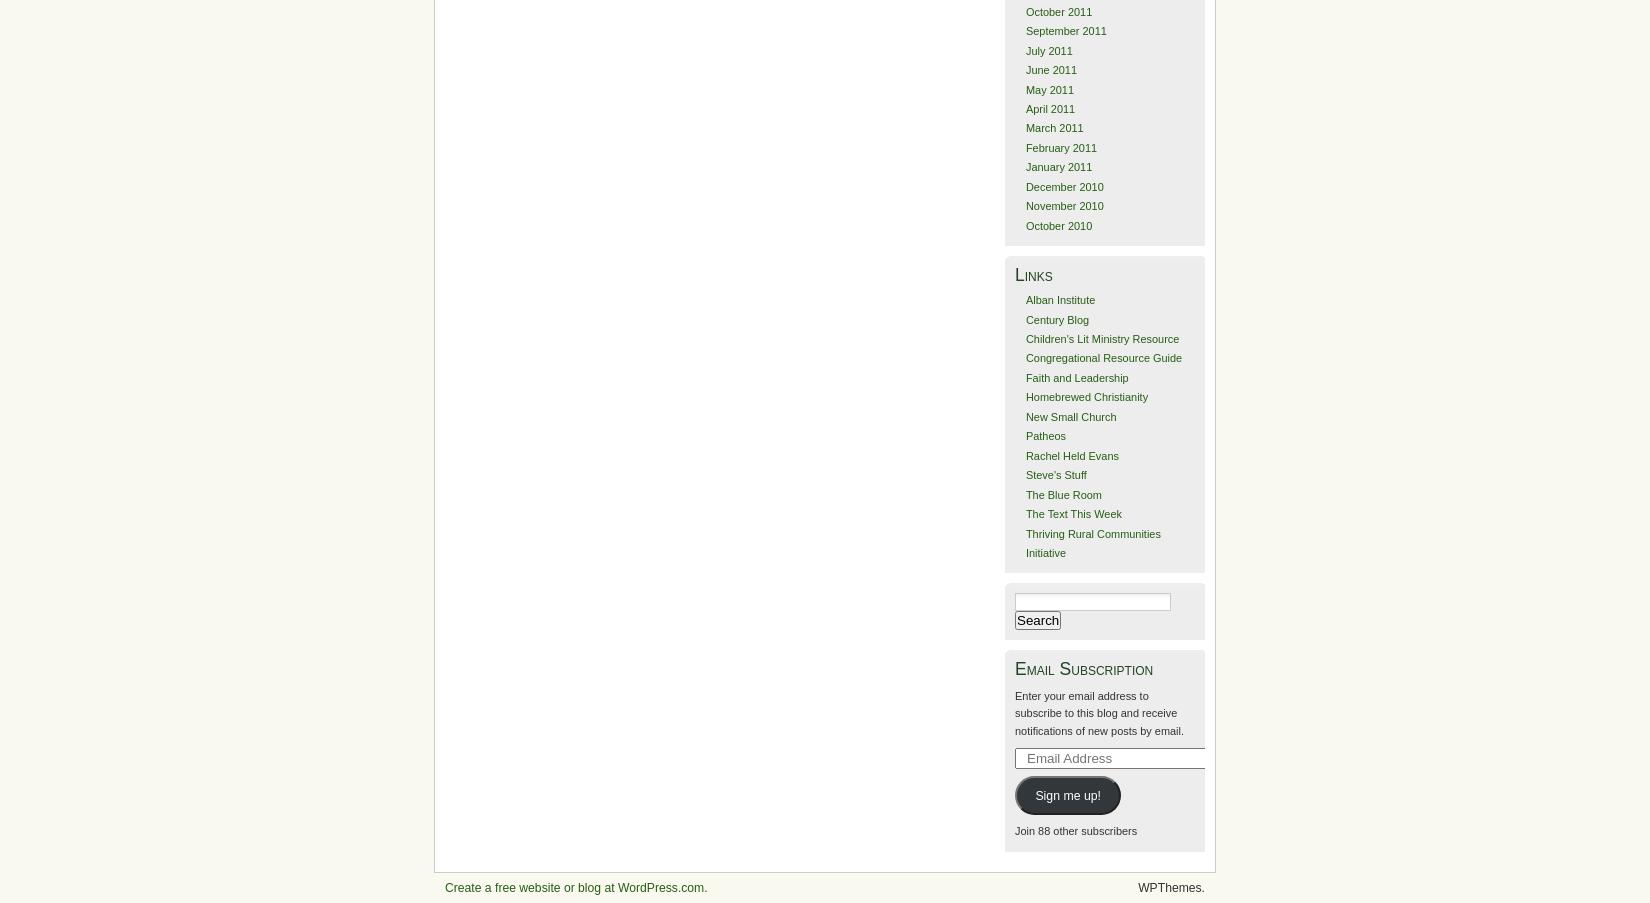  What do you see at coordinates (1060, 146) in the screenshot?
I see `'February 2011'` at bounding box center [1060, 146].